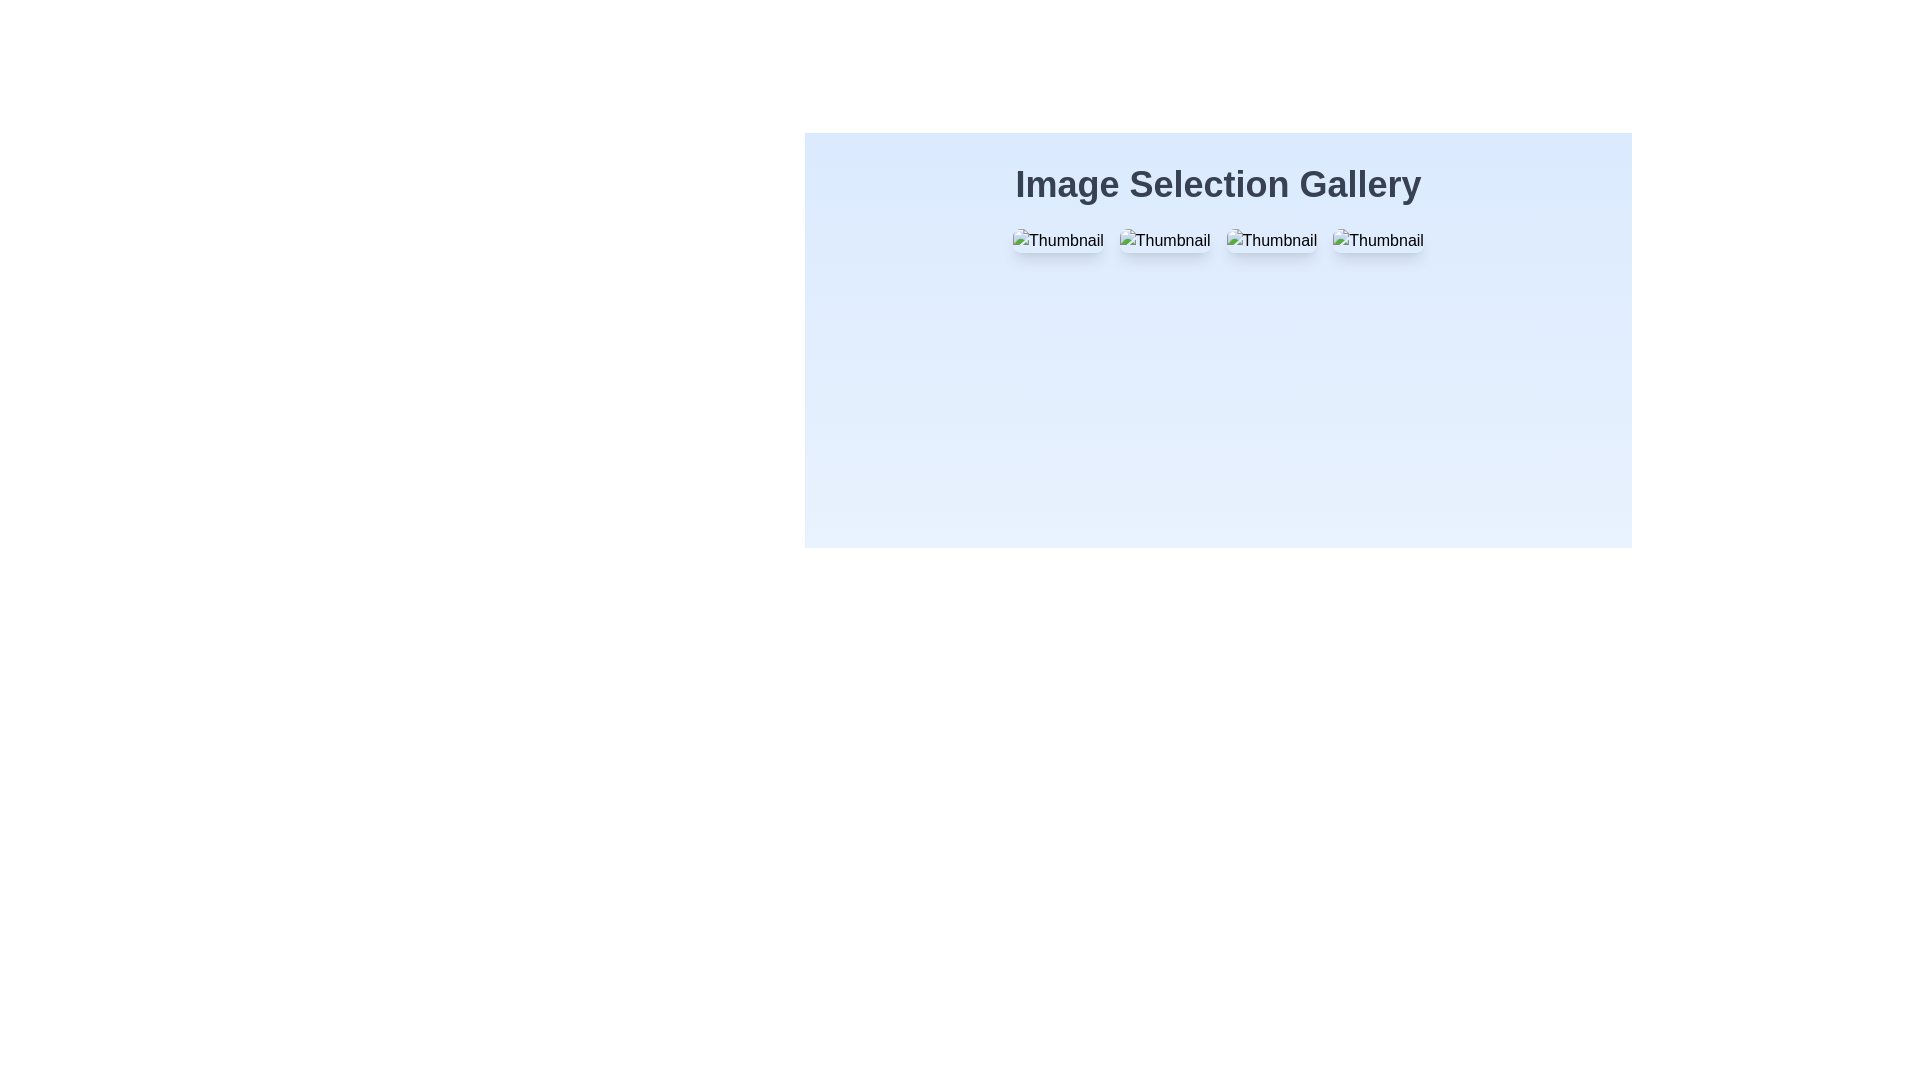 This screenshot has height=1080, width=1920. I want to click on the second image thumbnail in the 'Image Selection Gallery' to trigger the scaling animation, so click(1165, 239).